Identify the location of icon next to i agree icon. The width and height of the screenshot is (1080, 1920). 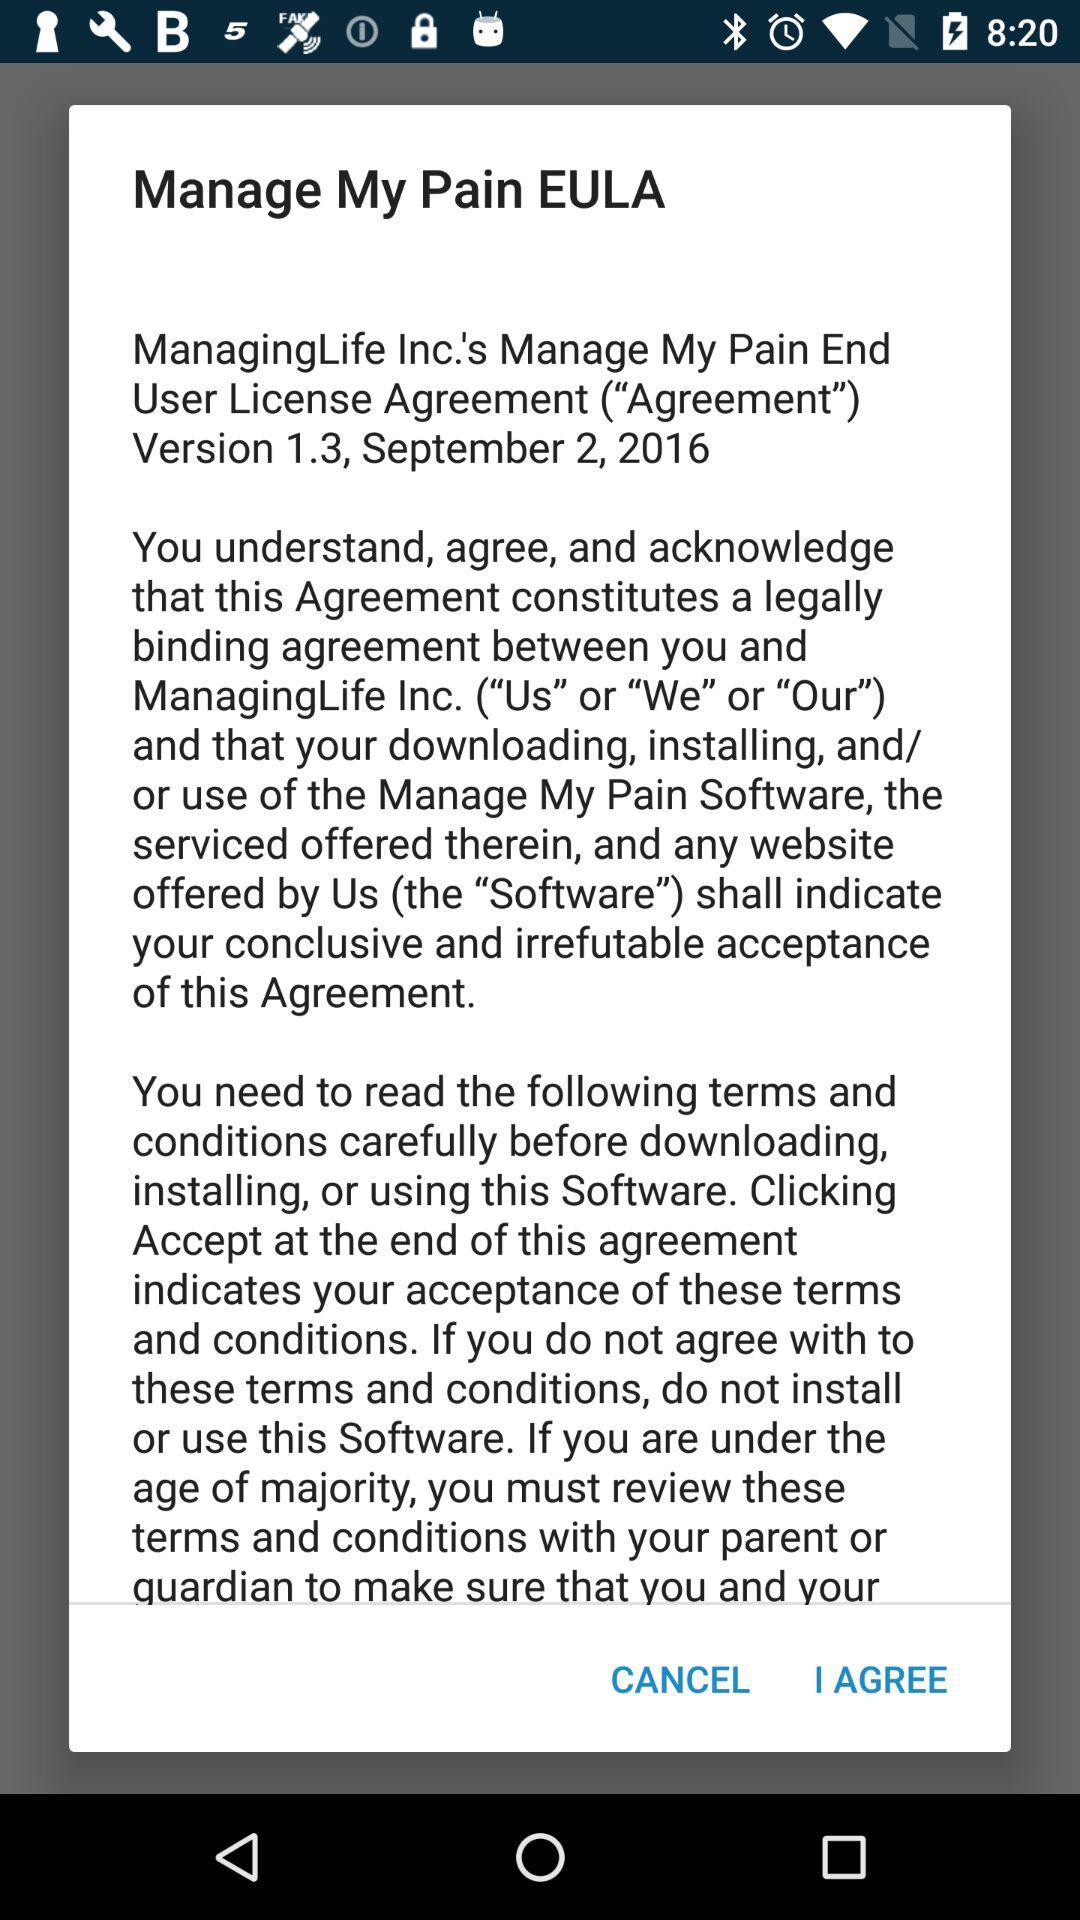
(679, 1678).